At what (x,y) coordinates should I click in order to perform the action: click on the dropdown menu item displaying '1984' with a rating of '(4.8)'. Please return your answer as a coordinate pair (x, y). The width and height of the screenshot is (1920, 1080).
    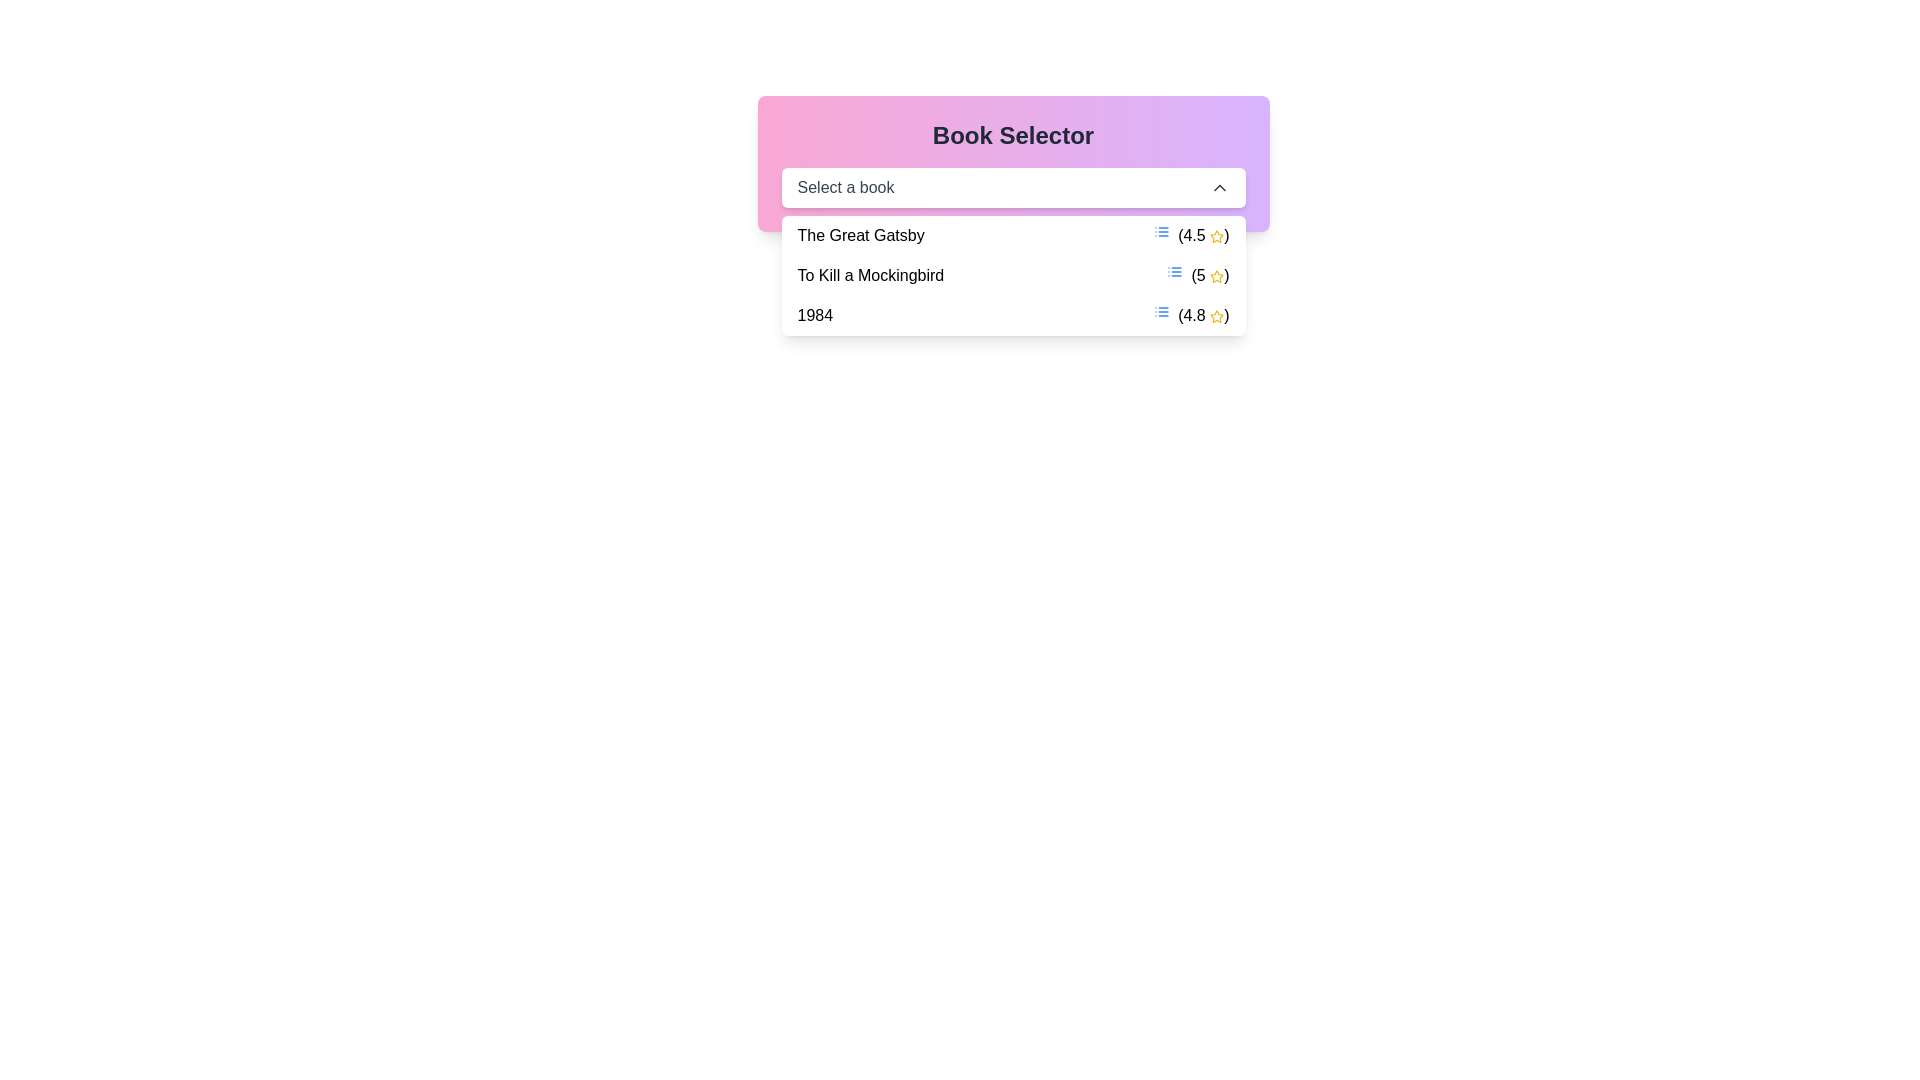
    Looking at the image, I should click on (1013, 315).